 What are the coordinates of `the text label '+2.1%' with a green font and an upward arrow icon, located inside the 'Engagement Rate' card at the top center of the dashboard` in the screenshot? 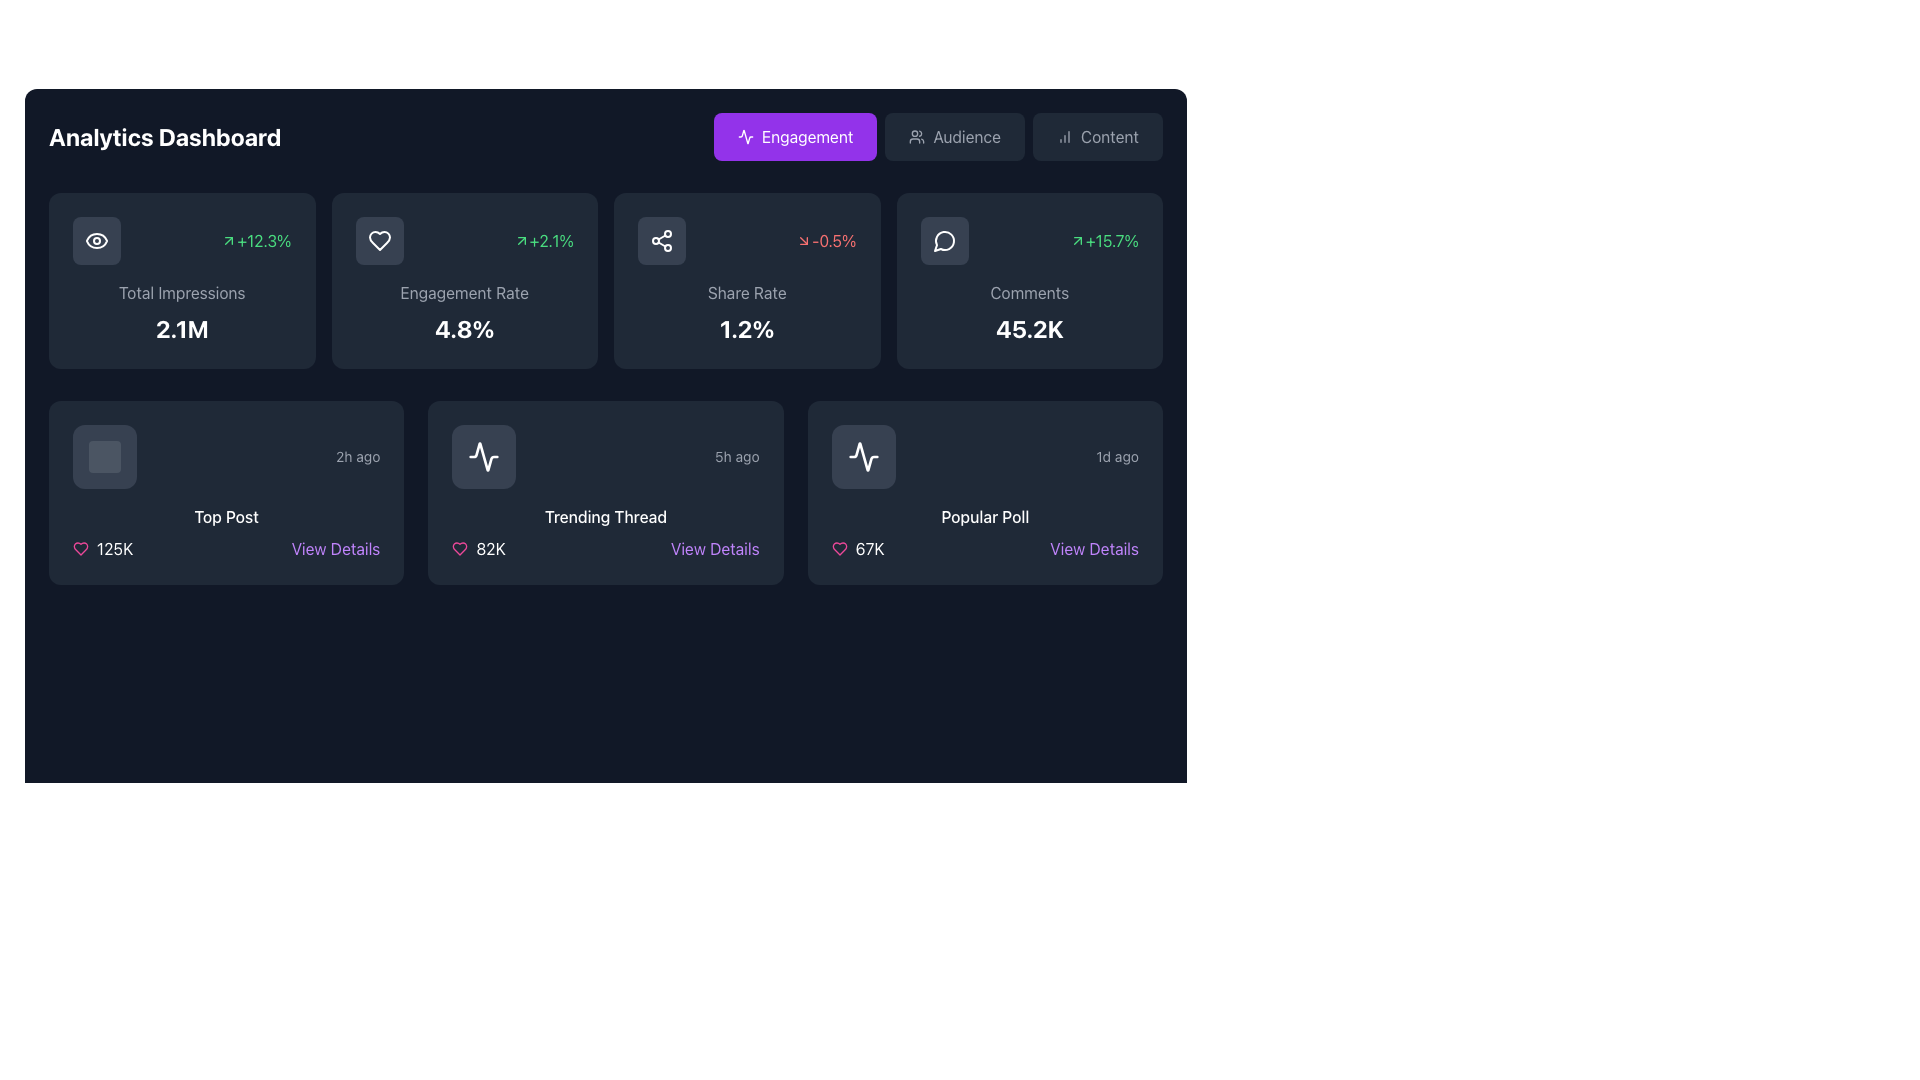 It's located at (543, 239).